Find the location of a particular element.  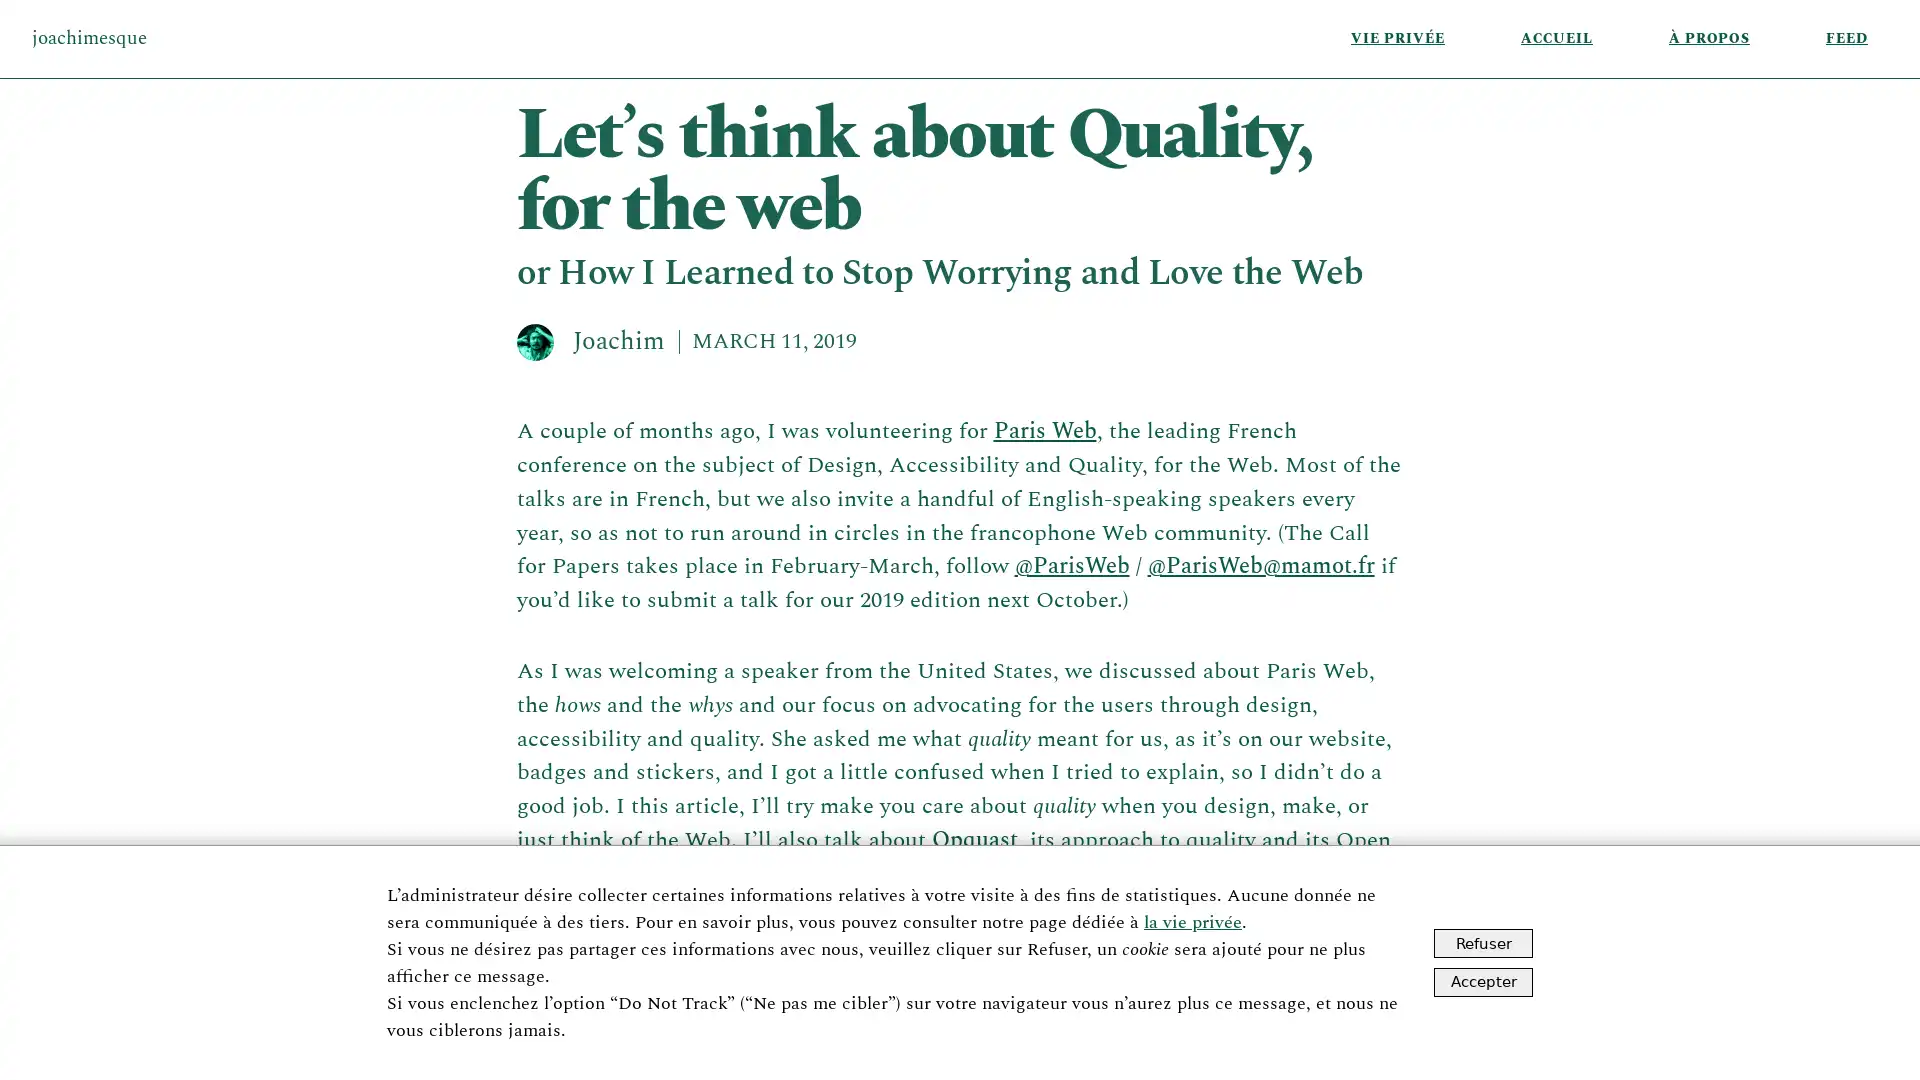

Accepter is located at coordinates (1483, 980).